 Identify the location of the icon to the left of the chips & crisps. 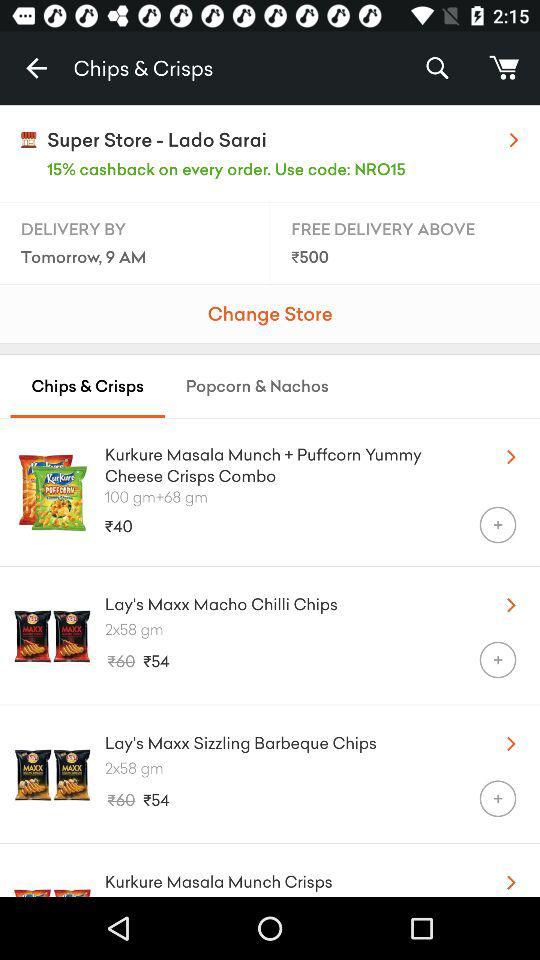
(36, 68).